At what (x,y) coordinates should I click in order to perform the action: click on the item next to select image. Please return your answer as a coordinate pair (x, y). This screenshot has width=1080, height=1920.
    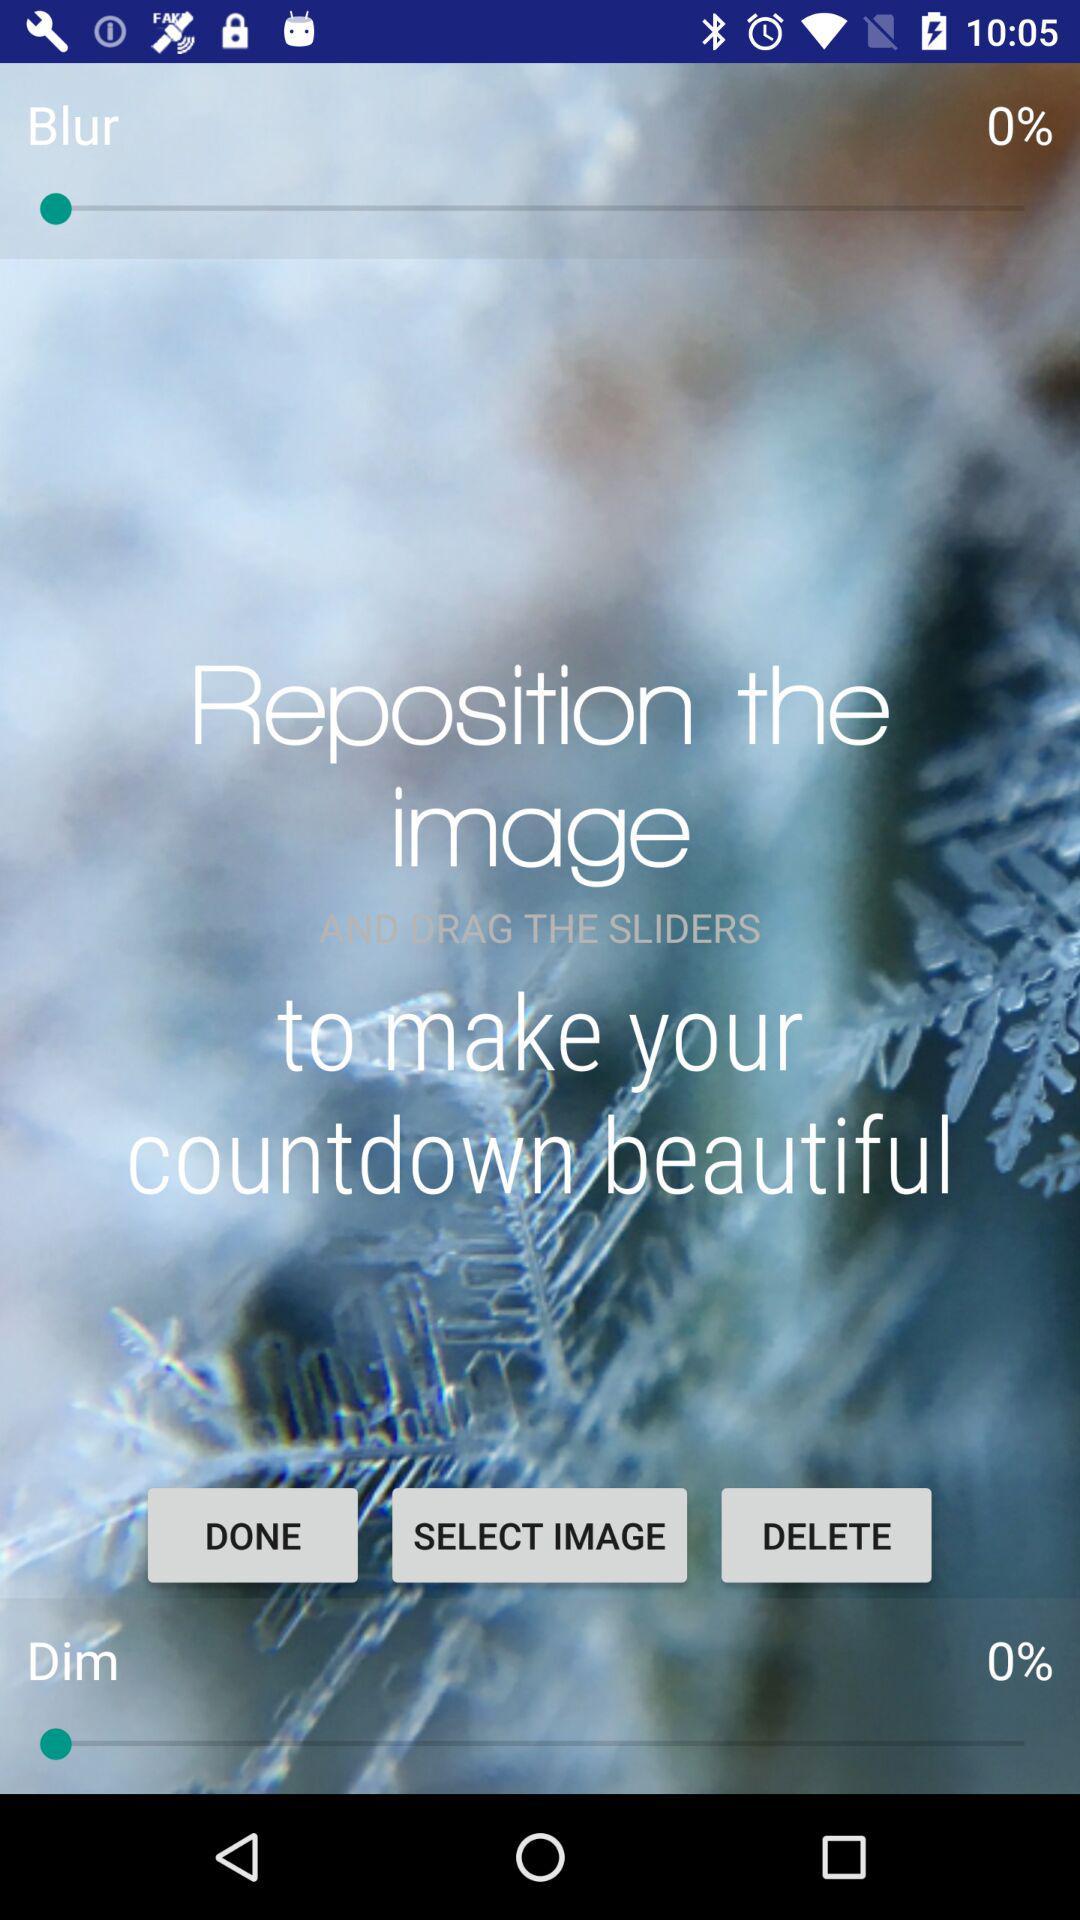
    Looking at the image, I should click on (251, 1534).